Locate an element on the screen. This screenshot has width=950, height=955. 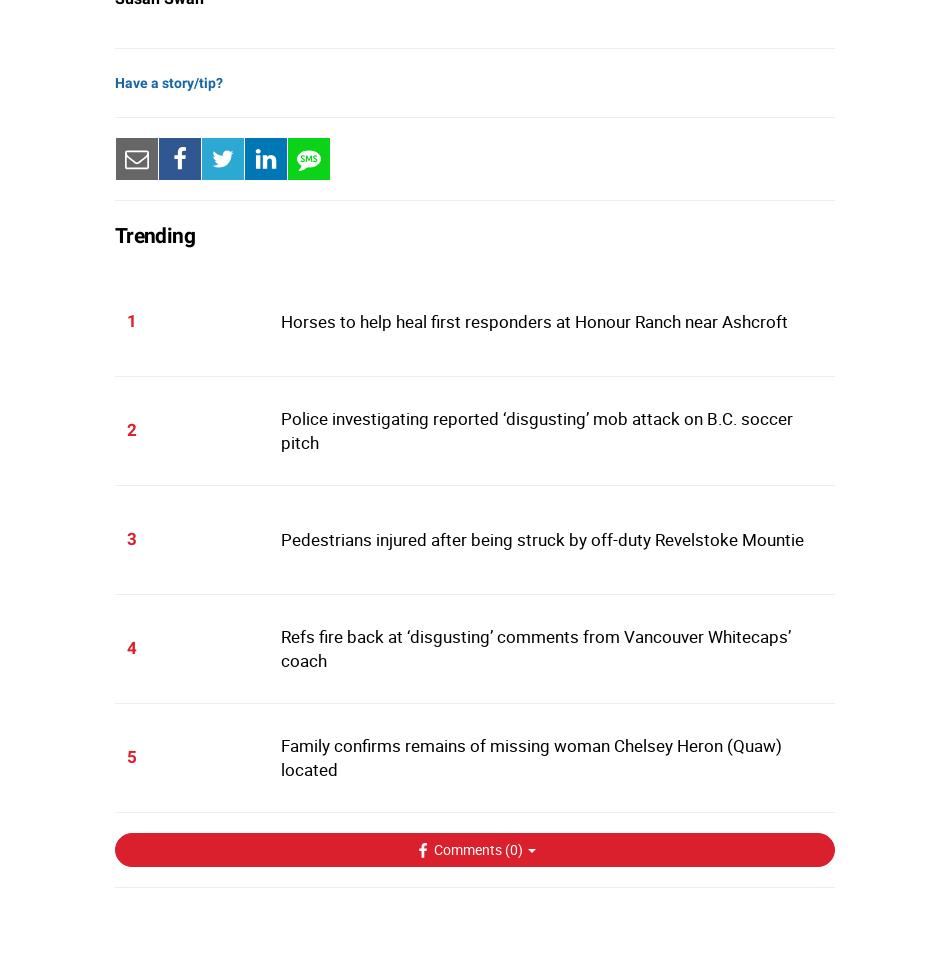
'Comments (' is located at coordinates (468, 849).